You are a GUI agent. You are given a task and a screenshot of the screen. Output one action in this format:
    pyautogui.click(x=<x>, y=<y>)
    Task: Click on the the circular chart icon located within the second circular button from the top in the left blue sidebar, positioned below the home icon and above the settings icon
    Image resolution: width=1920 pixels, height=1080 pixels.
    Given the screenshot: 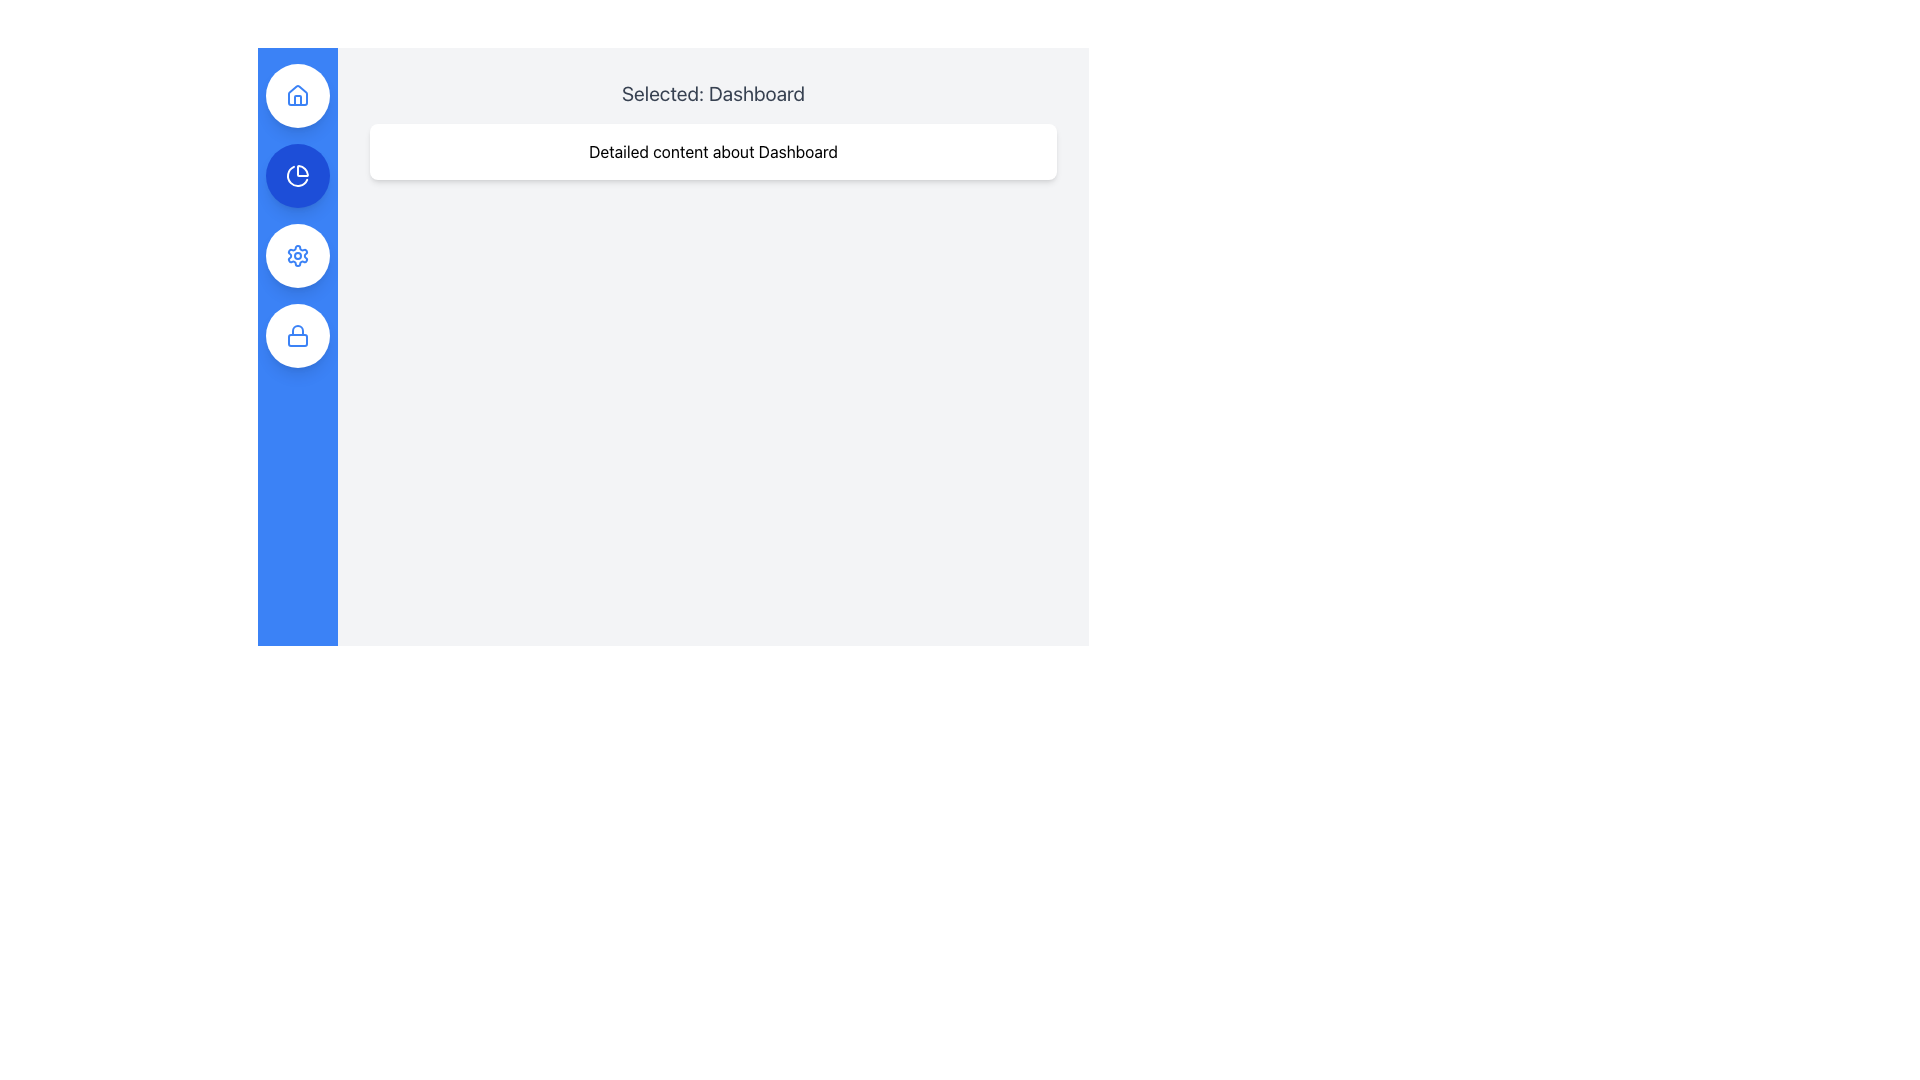 What is the action you would take?
    pyautogui.click(x=296, y=175)
    